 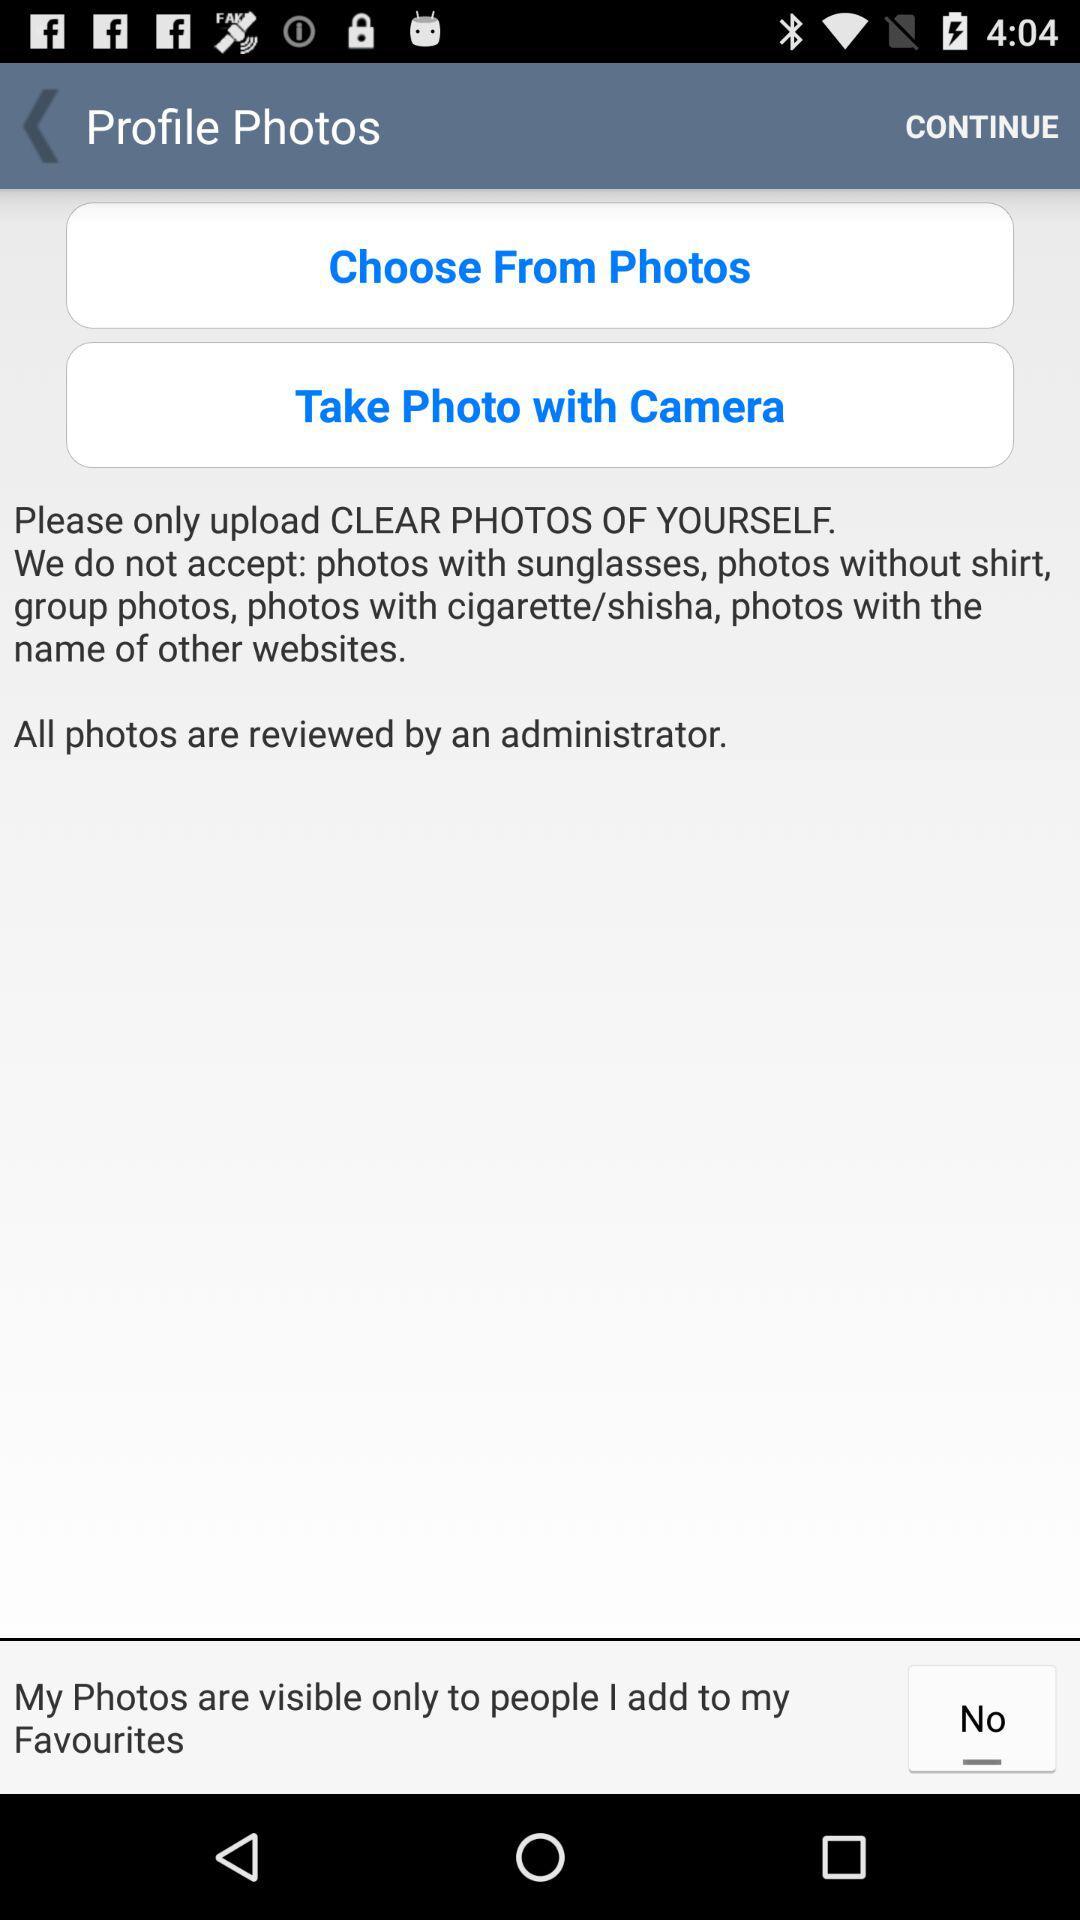 I want to click on the item to the right of the profile photos item, so click(x=981, y=124).